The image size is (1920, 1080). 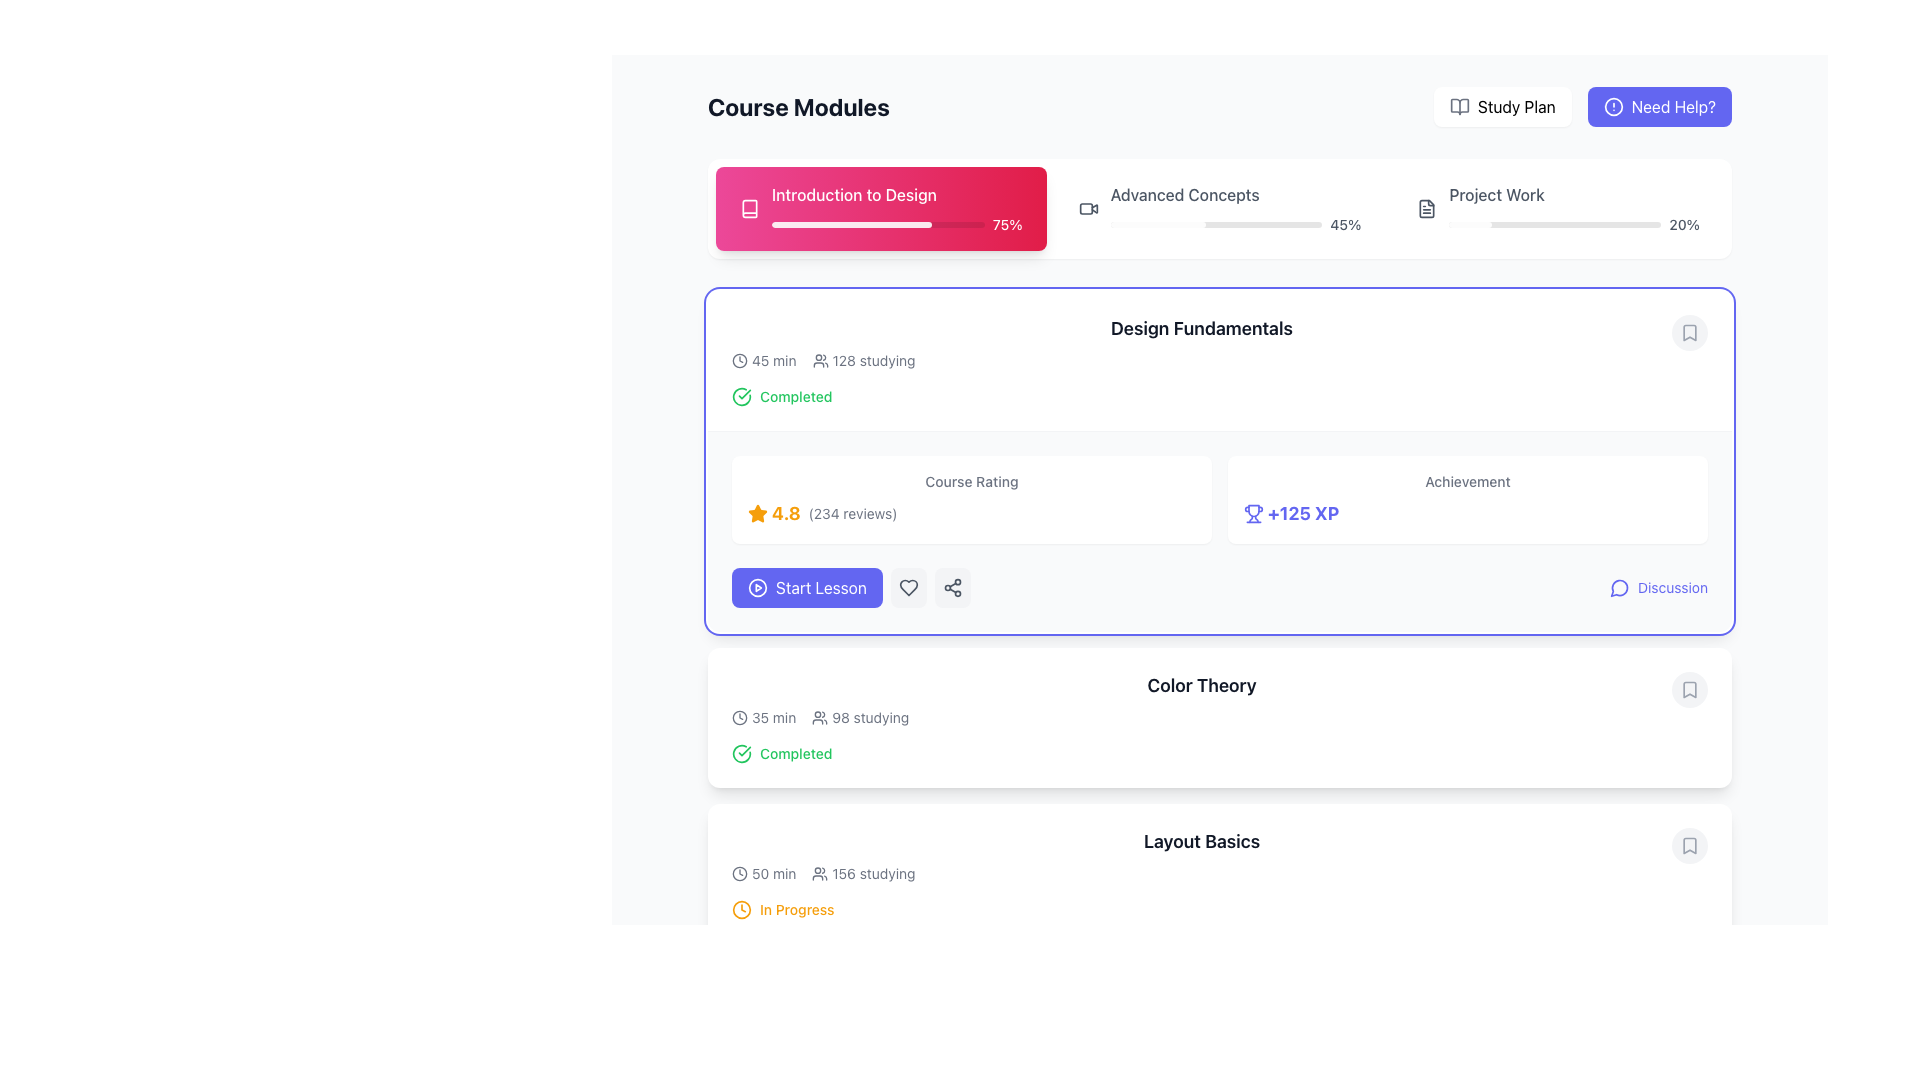 I want to click on the Bookmark icon located at the top-right corner of the 'Color Theory' module card, so click(x=1688, y=689).